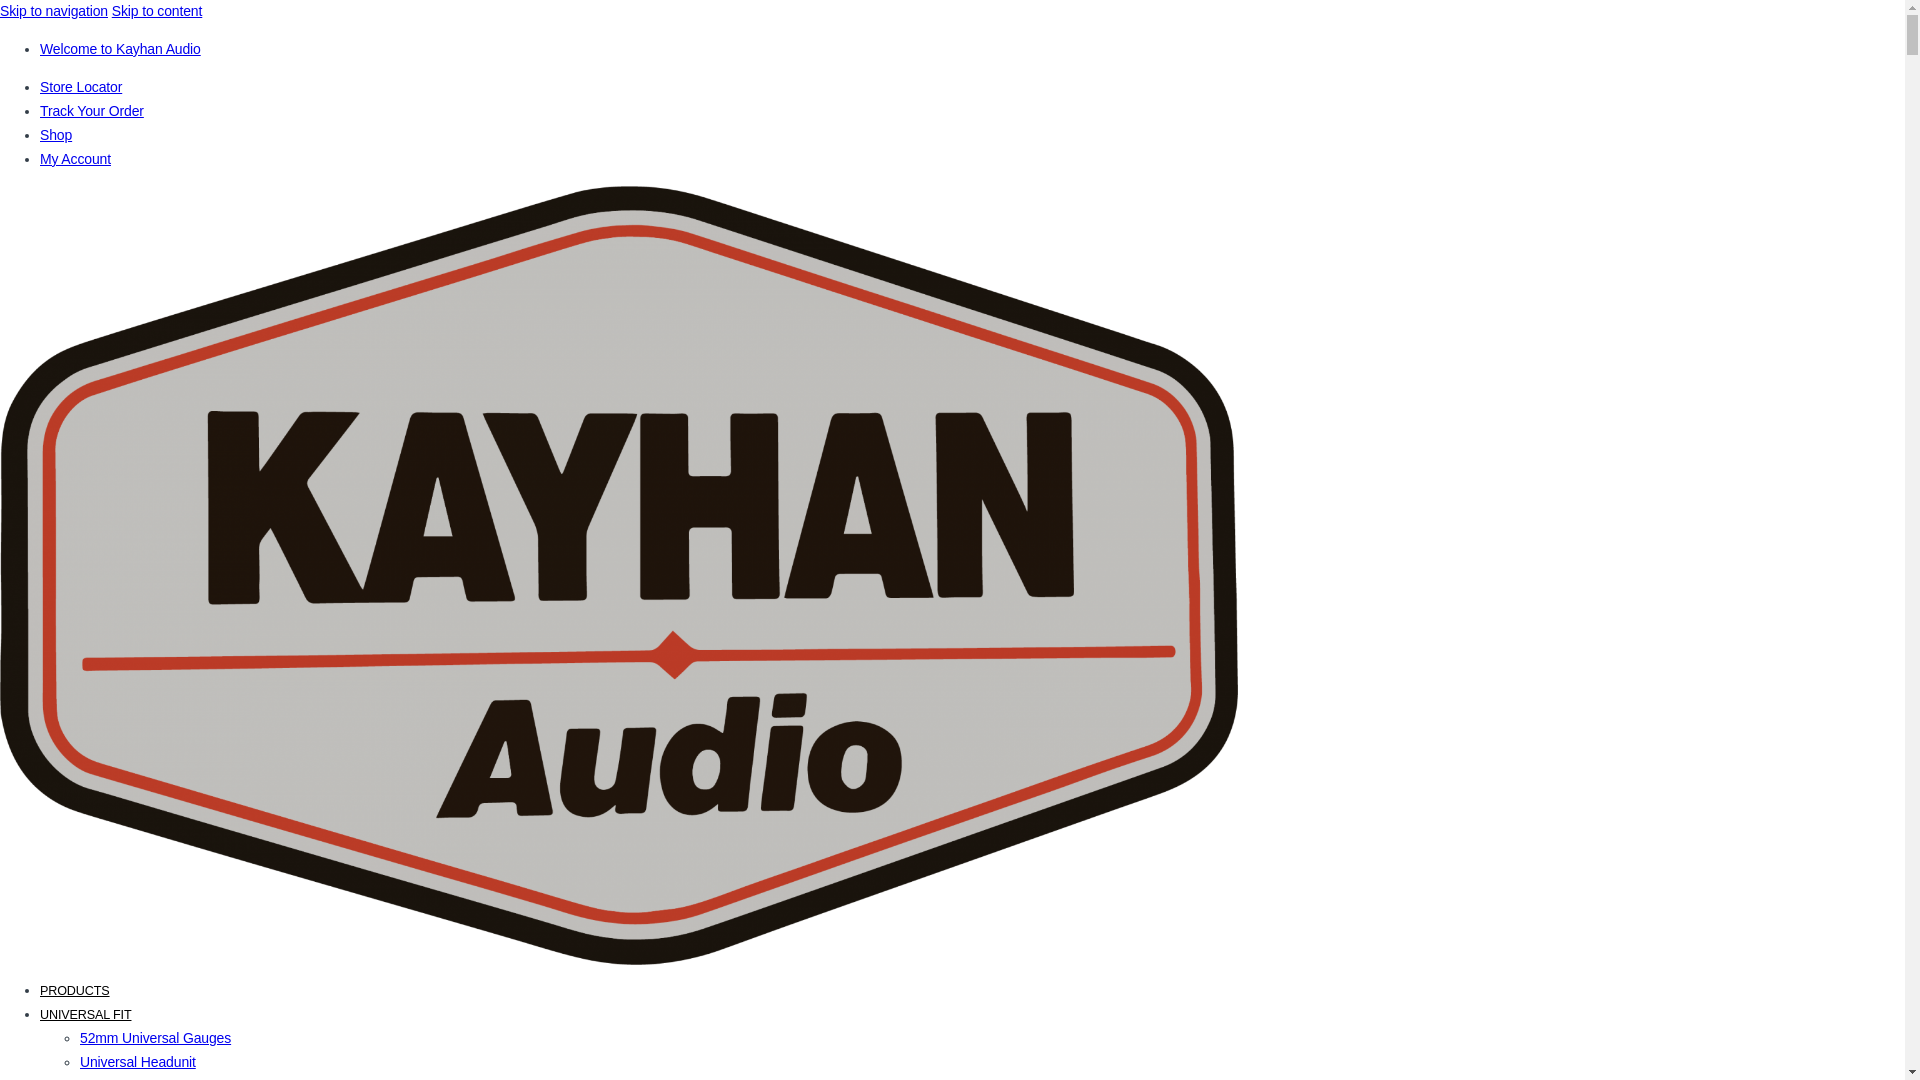 Image resolution: width=1920 pixels, height=1080 pixels. I want to click on 'Universal Headunit', so click(137, 1060).